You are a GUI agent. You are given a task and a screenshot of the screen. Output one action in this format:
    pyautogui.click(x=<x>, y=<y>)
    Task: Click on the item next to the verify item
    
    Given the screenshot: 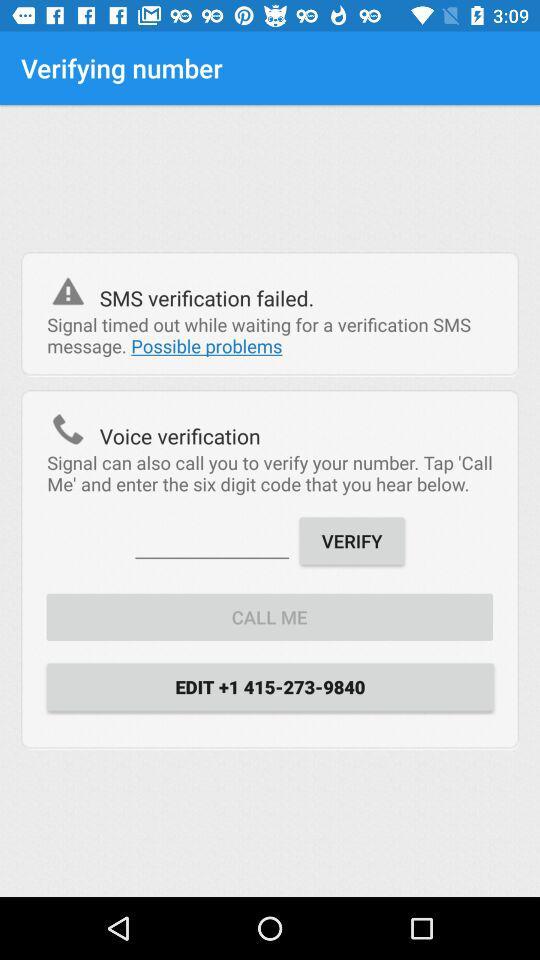 What is the action you would take?
    pyautogui.click(x=211, y=538)
    